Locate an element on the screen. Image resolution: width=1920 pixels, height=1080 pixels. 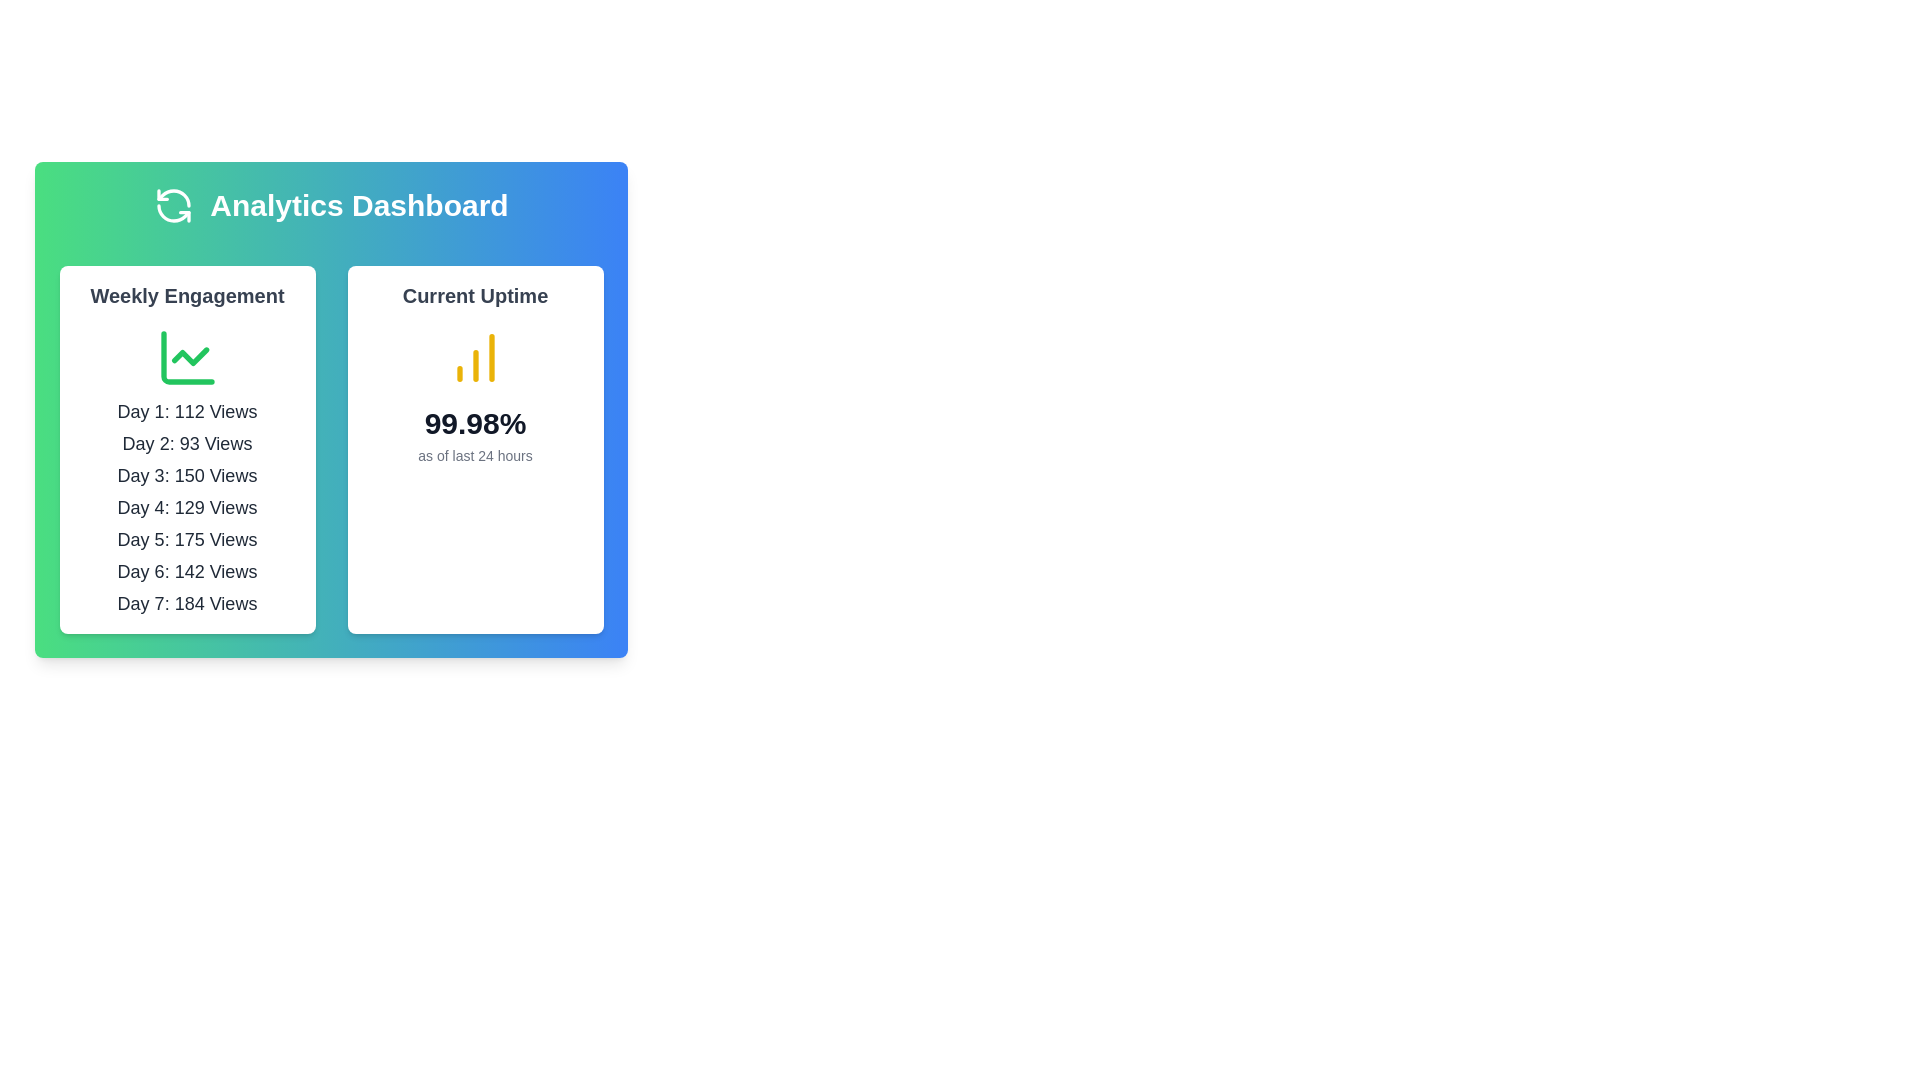
and analyze the daily view counts displayed in the text block of engagement statistics located in the left panel of the dashboard, below the 'Weekly Engagement' header and green line chart icon is located at coordinates (187, 507).